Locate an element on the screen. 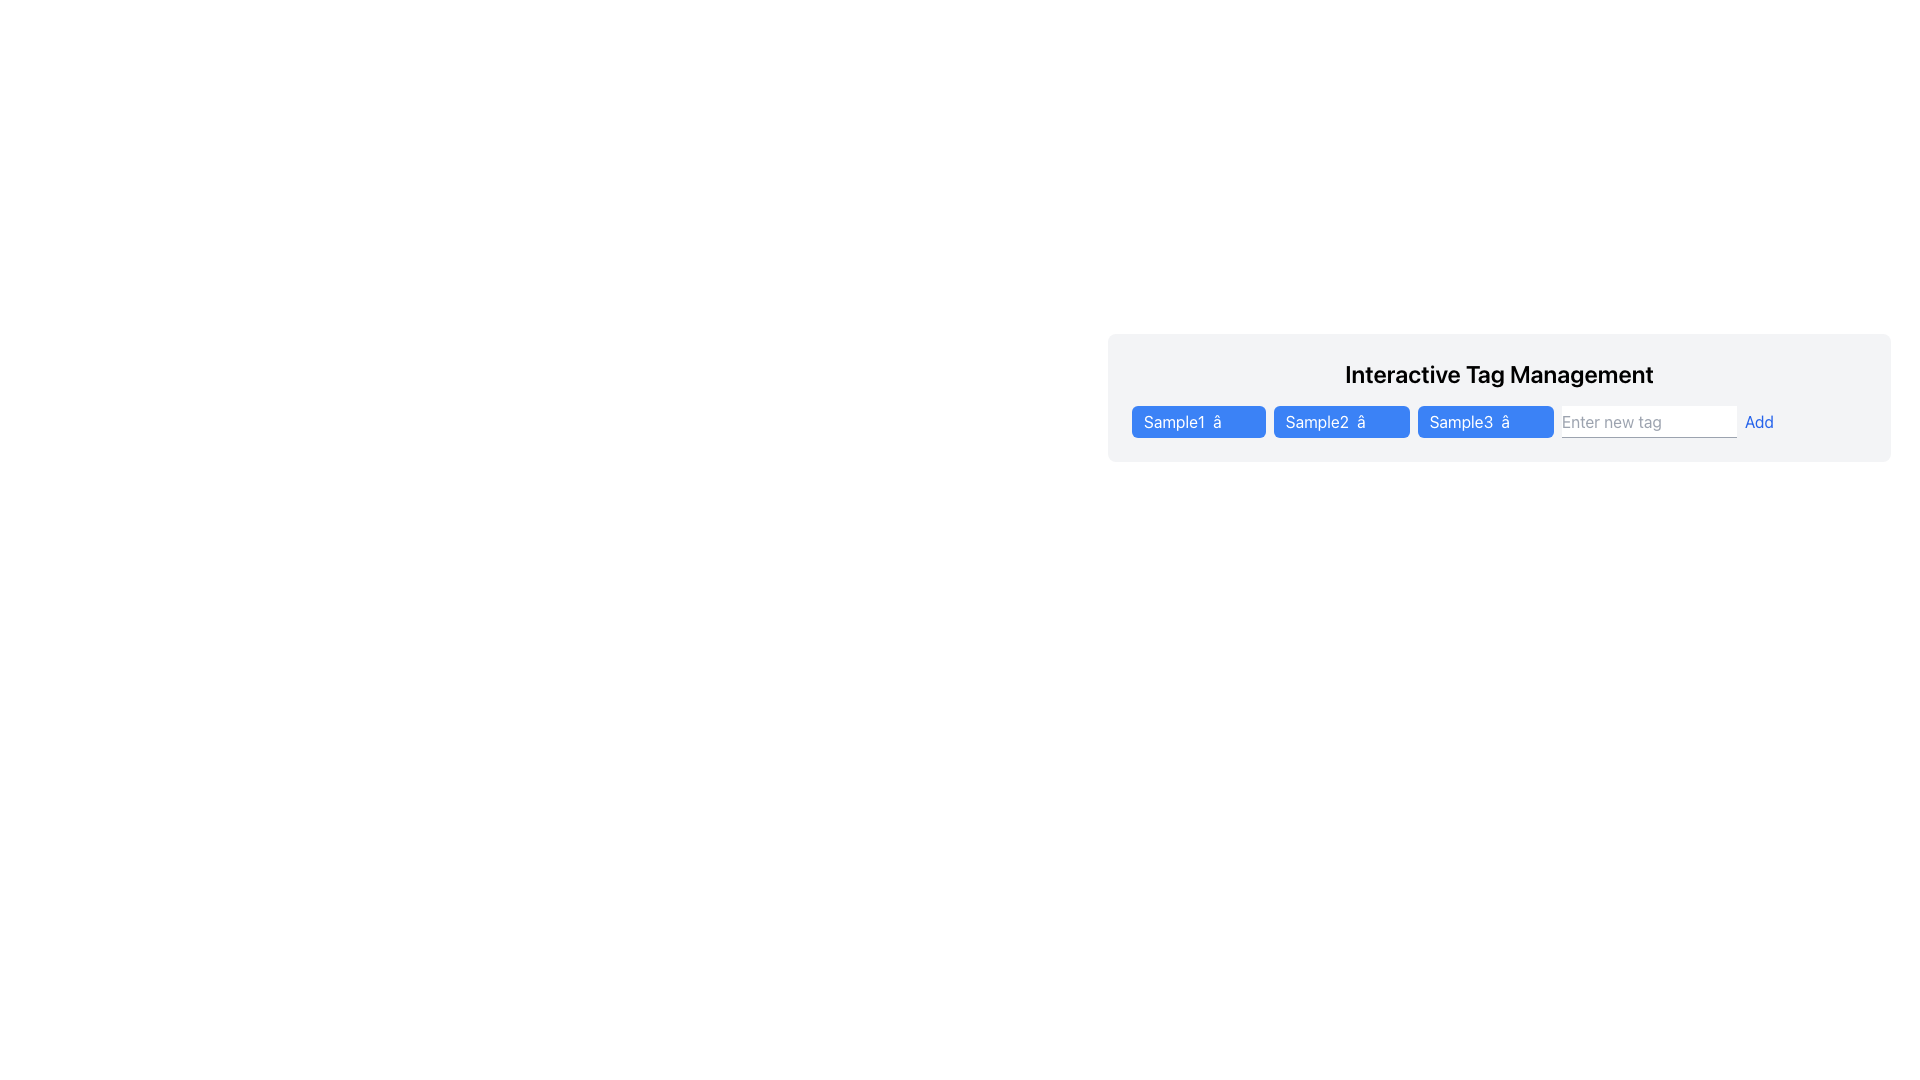 The image size is (1920, 1080). the text input field for entering a new tag is located at coordinates (1649, 420).